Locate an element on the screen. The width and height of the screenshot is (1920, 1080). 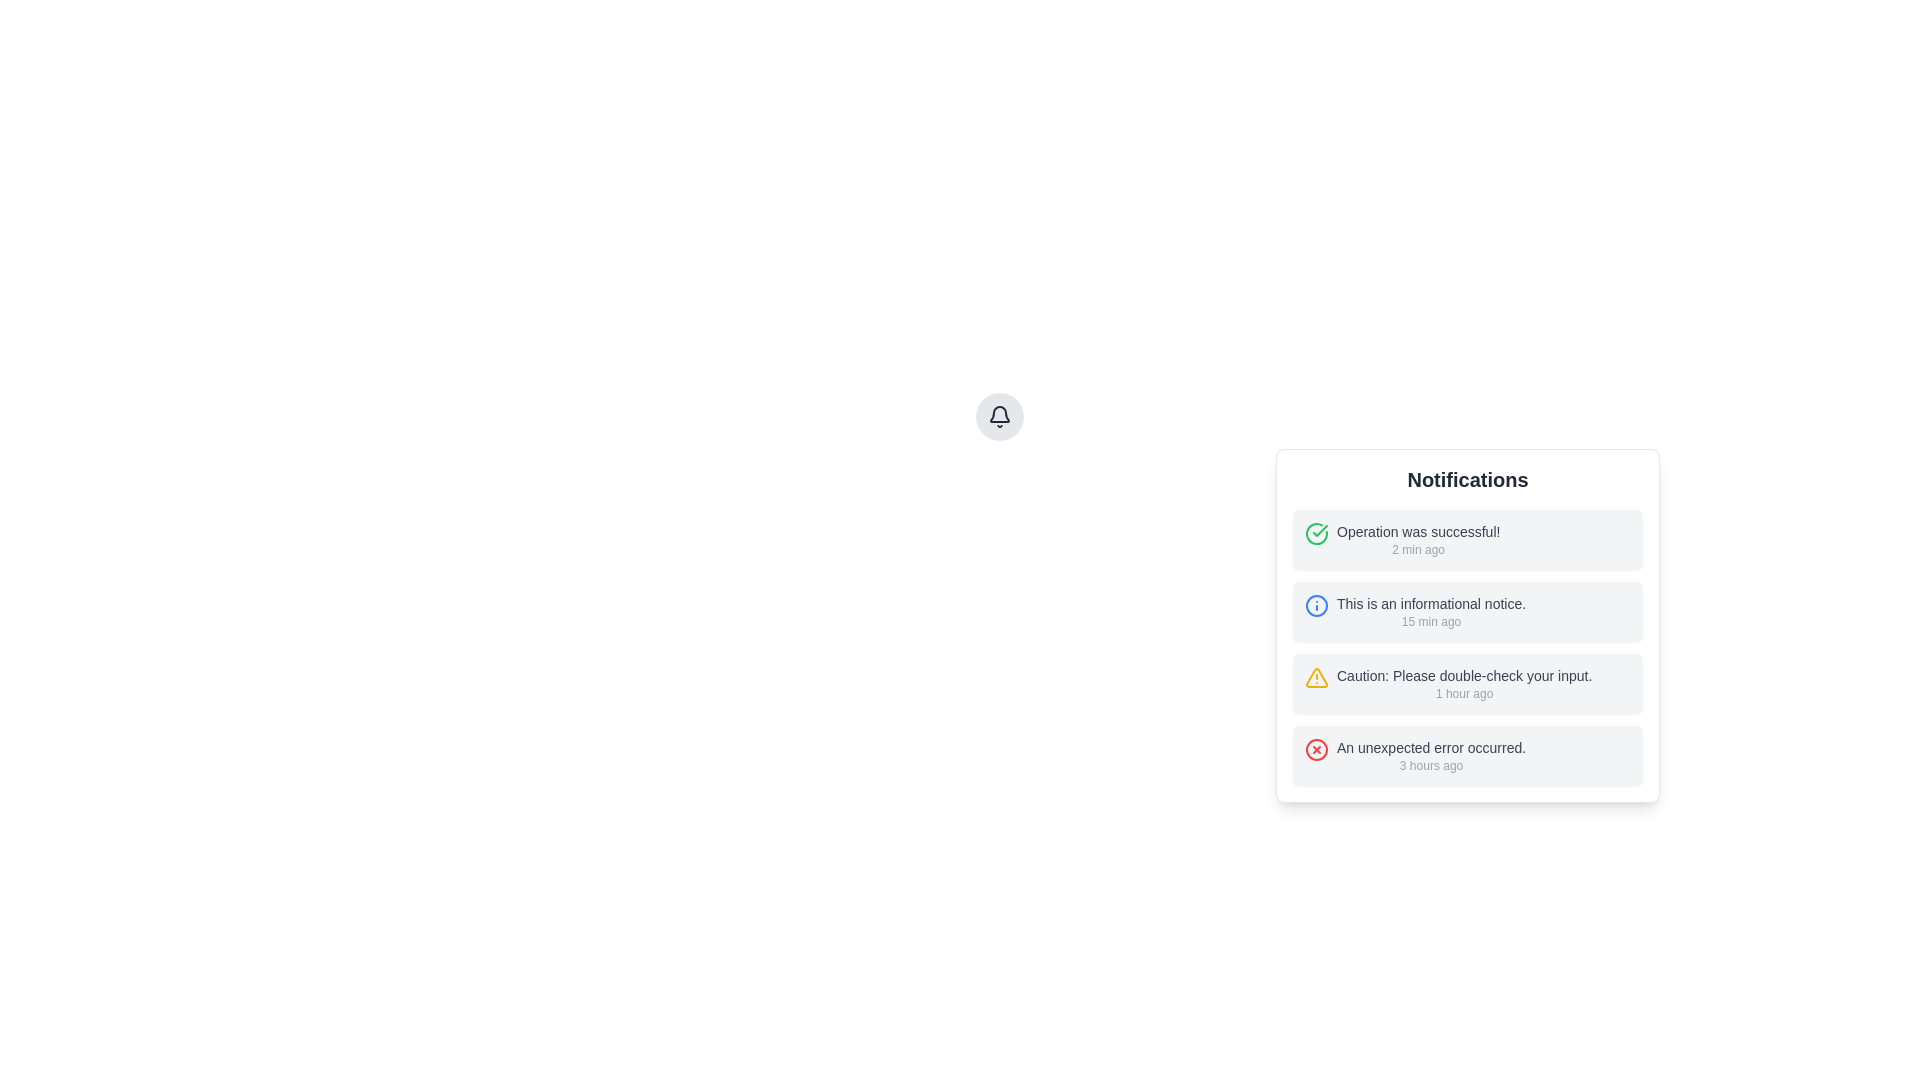
the text label displaying '3 hours ago', which is styled with a light gray font and located directly underneath the error message 'An unexpected error occurred.' in the notification pane is located at coordinates (1430, 765).